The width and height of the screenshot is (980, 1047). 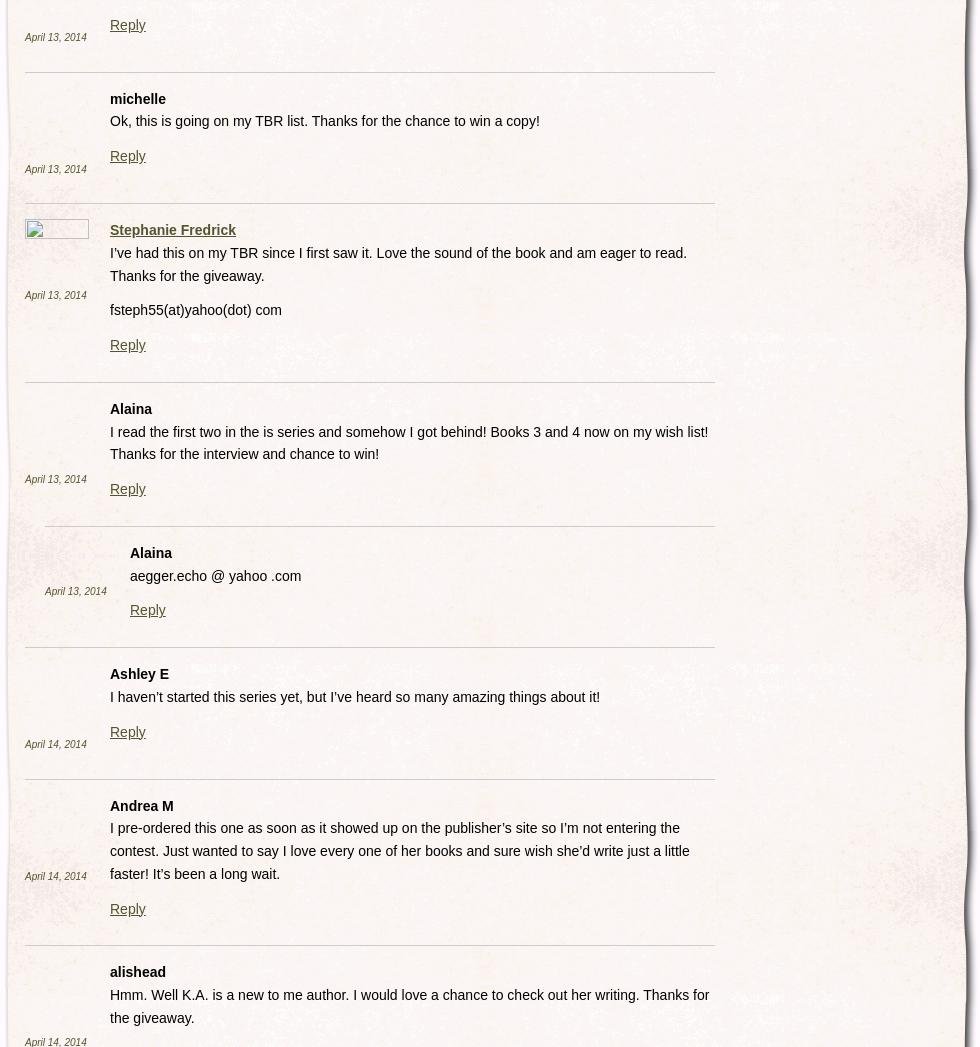 I want to click on 'michelle', so click(x=137, y=96).